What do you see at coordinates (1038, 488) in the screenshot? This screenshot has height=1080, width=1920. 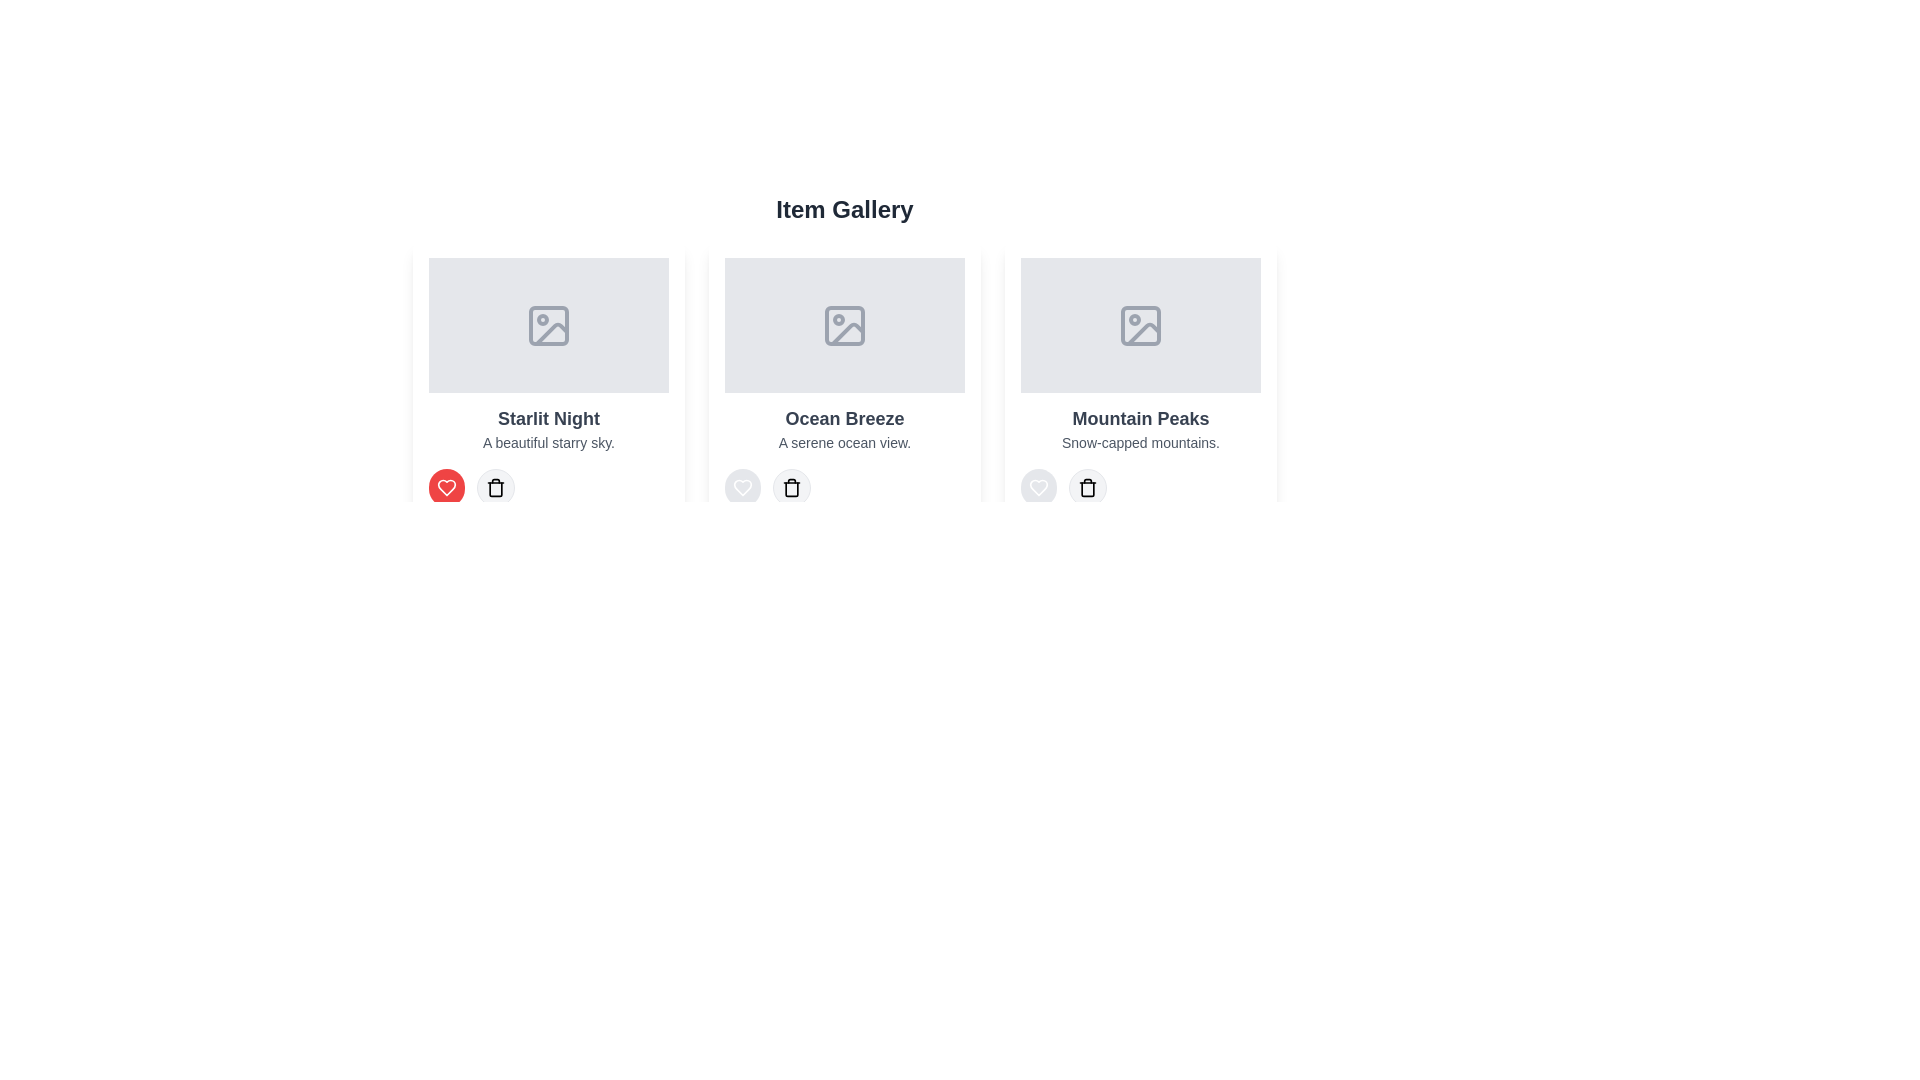 I see `the like button for the item labeled 'Mountain Peaks' to toggle its like status` at bounding box center [1038, 488].